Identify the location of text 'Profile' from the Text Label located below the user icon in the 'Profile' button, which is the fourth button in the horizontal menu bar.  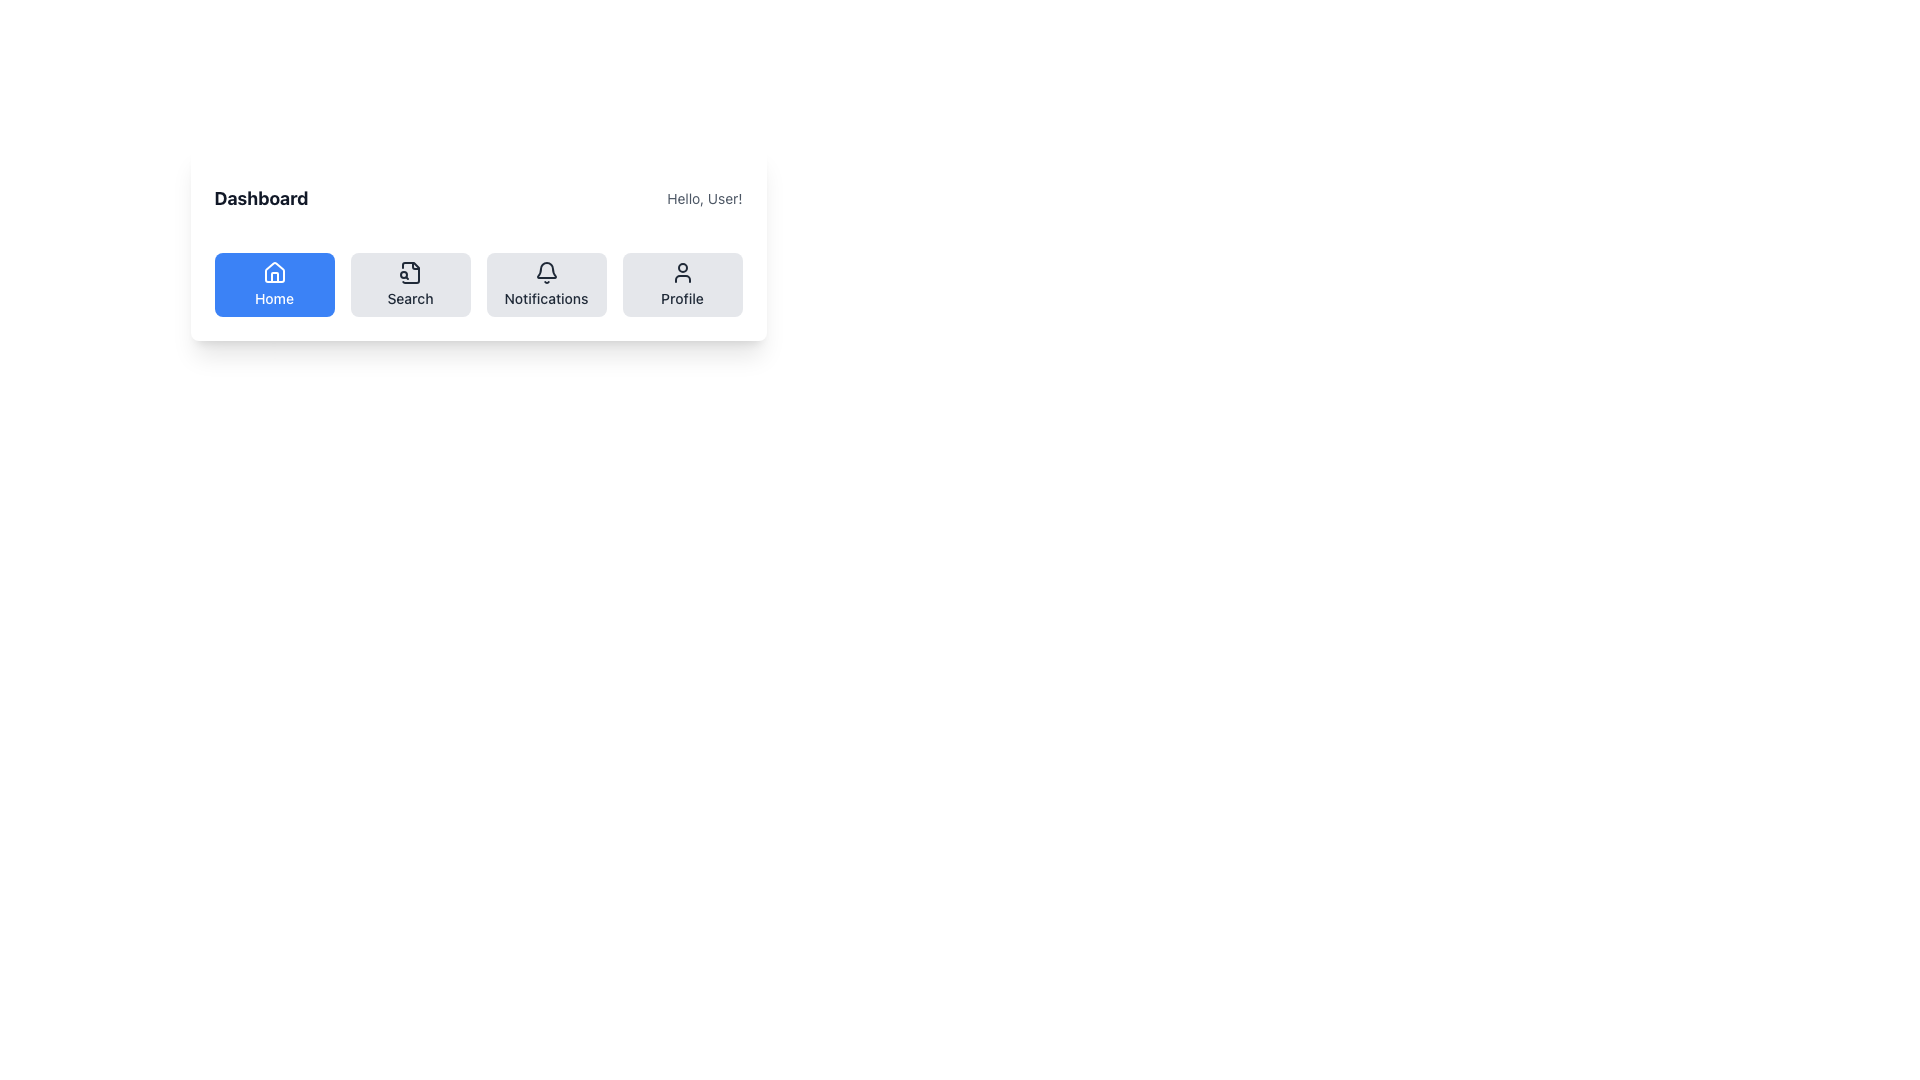
(682, 299).